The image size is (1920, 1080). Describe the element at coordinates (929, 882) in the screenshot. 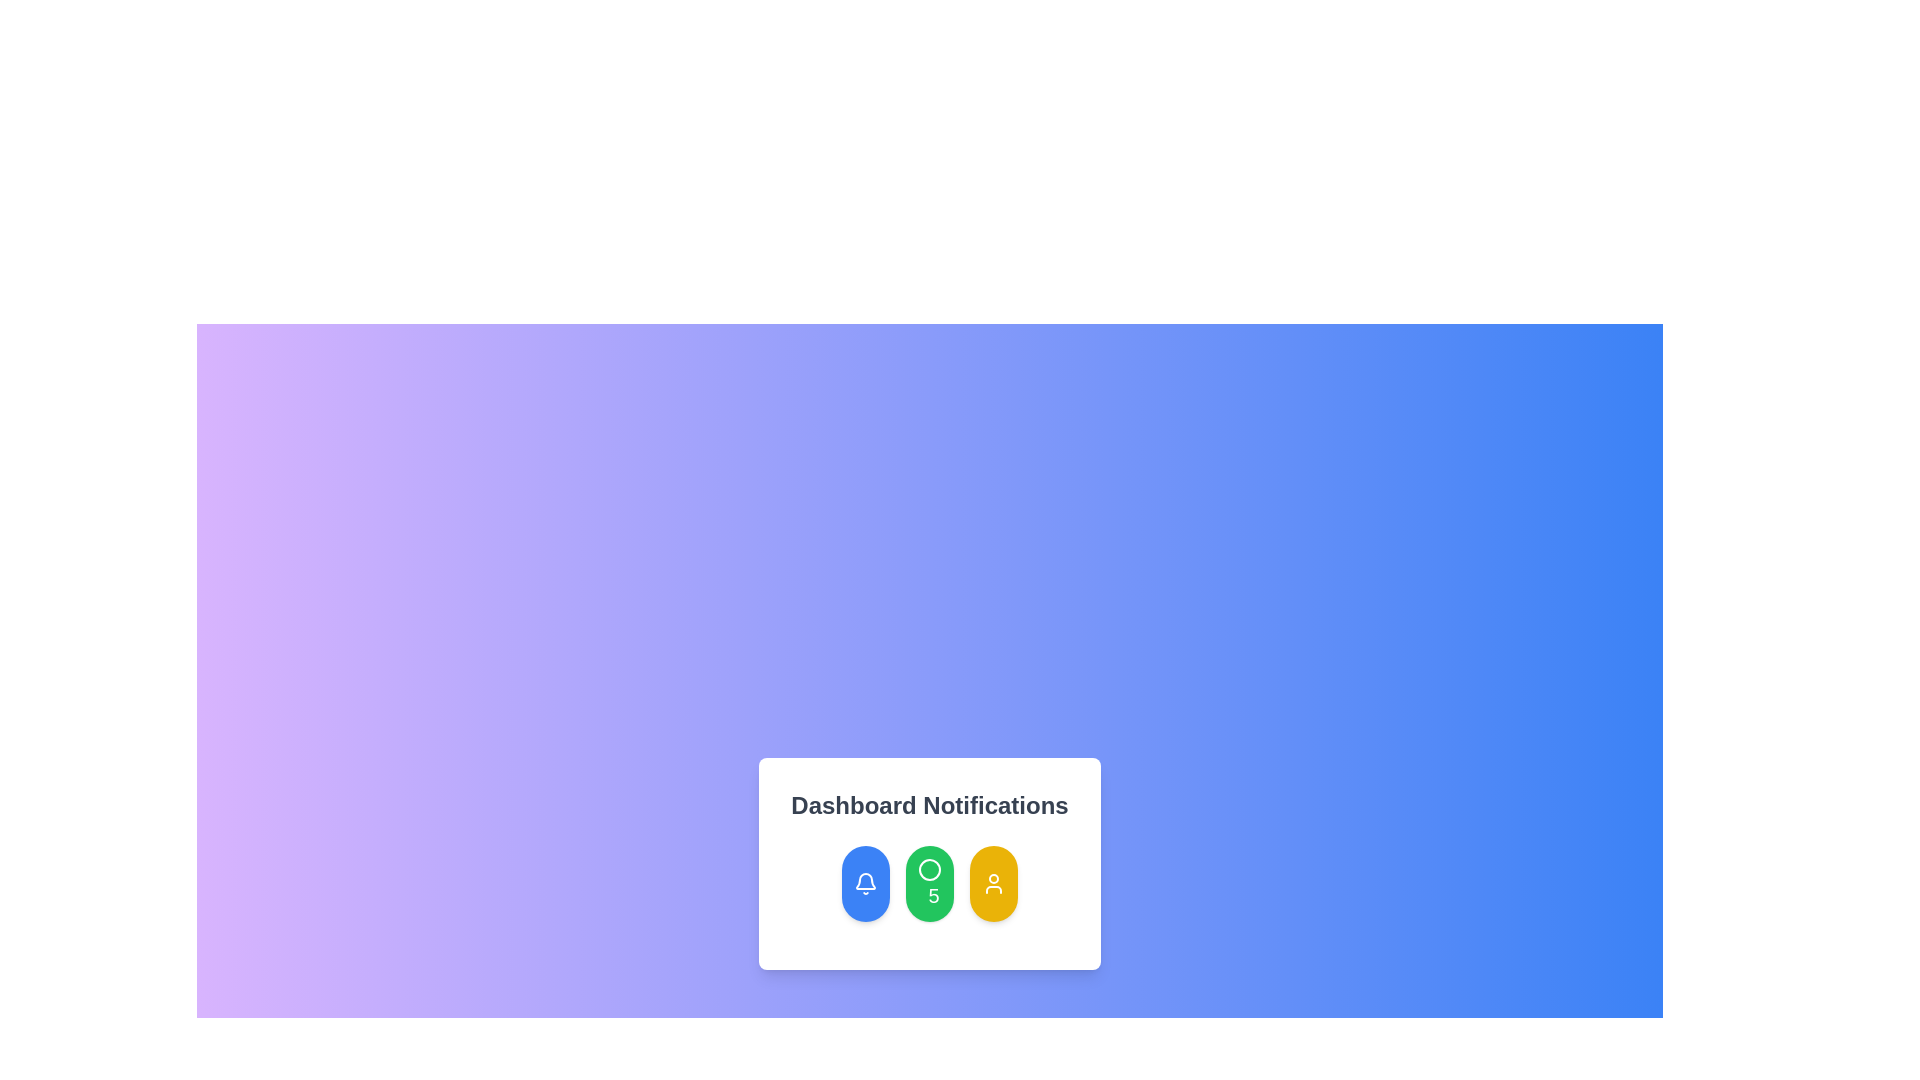

I see `the Notification badge button, which is the central button among three oval buttons in the Dashboard Notifications section, indicating unread messages or tasks` at that location.